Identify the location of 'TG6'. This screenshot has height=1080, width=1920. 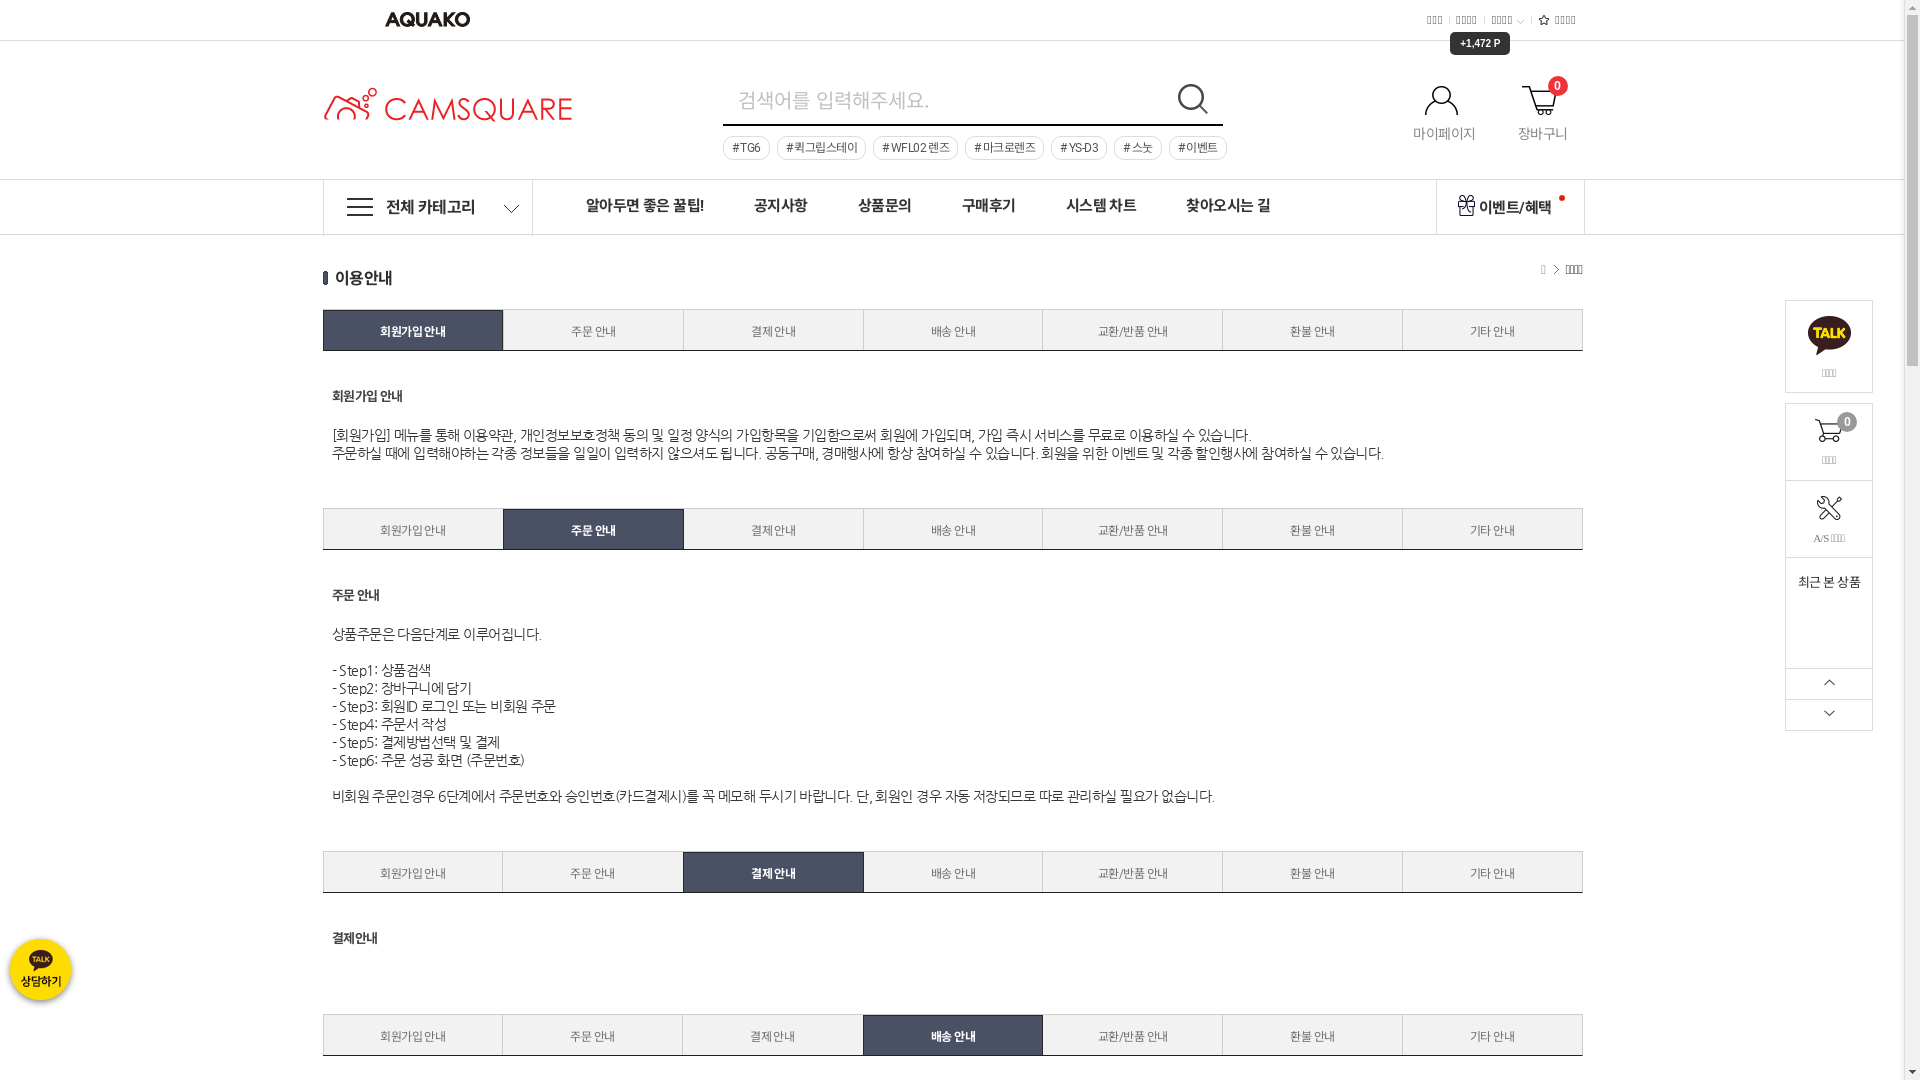
(744, 146).